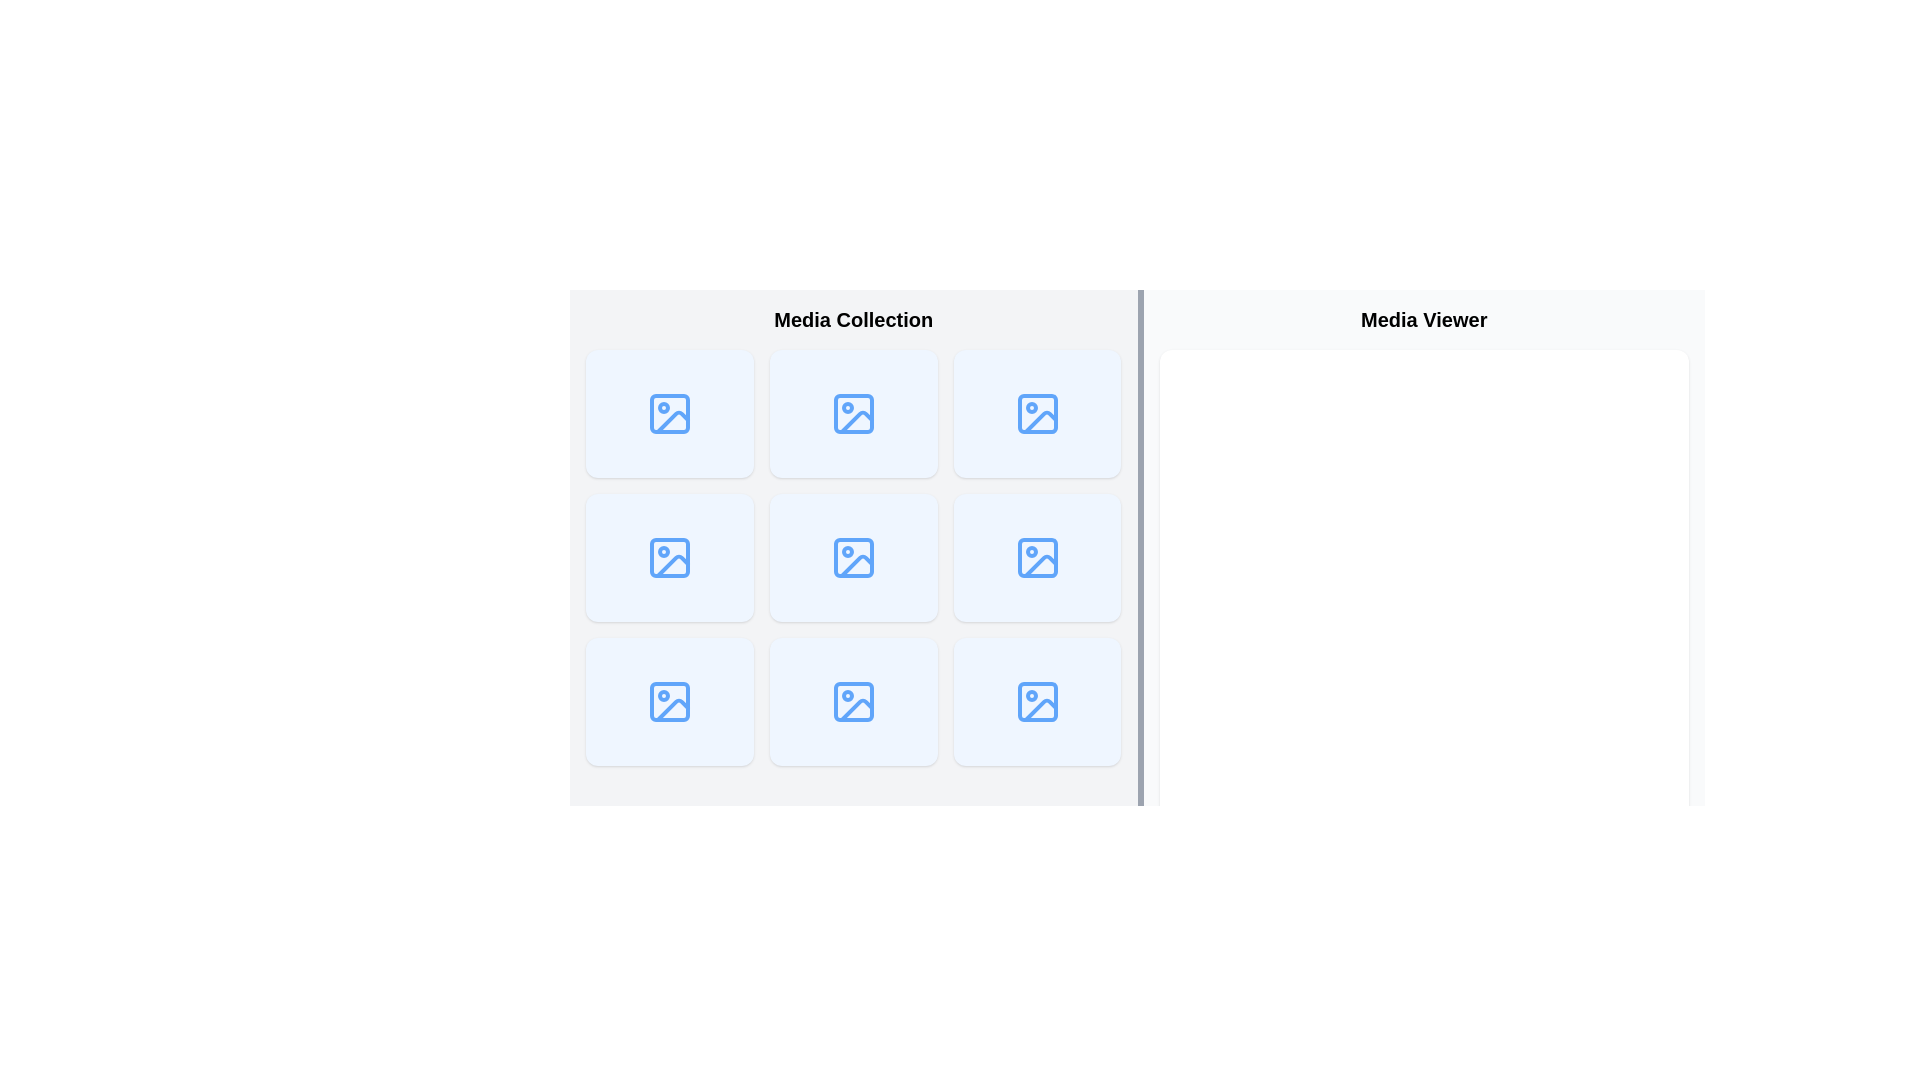  What do you see at coordinates (1037, 558) in the screenshot?
I see `the middle icon in the third row of the 3x3 grid in the 'Media Collection'` at bounding box center [1037, 558].